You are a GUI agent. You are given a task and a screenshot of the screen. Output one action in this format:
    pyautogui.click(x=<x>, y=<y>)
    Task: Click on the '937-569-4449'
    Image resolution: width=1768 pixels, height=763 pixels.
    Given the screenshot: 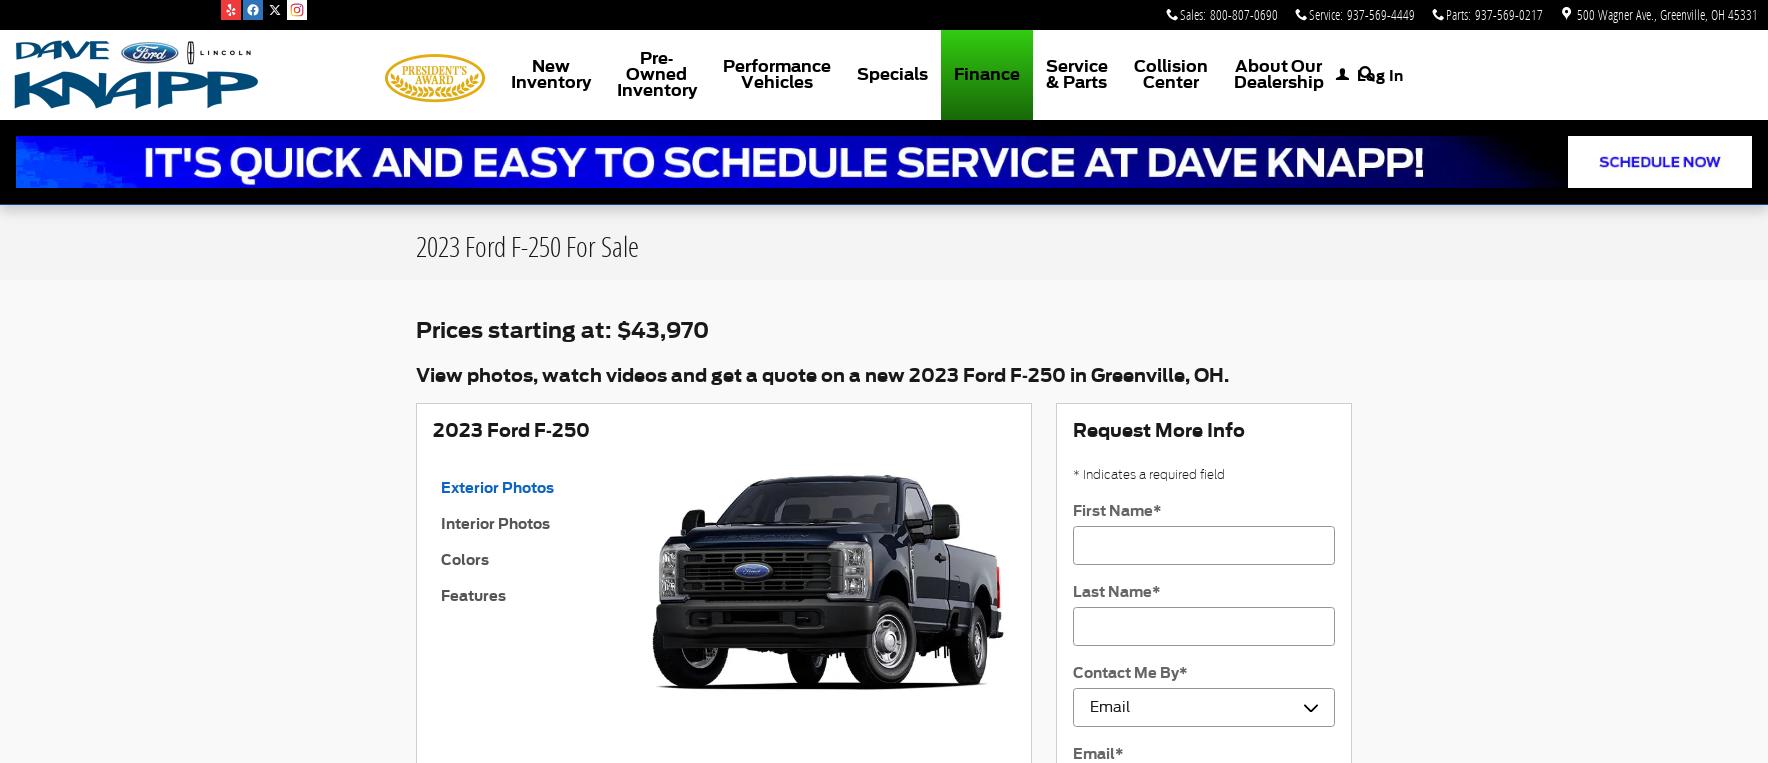 What is the action you would take?
    pyautogui.click(x=1346, y=13)
    